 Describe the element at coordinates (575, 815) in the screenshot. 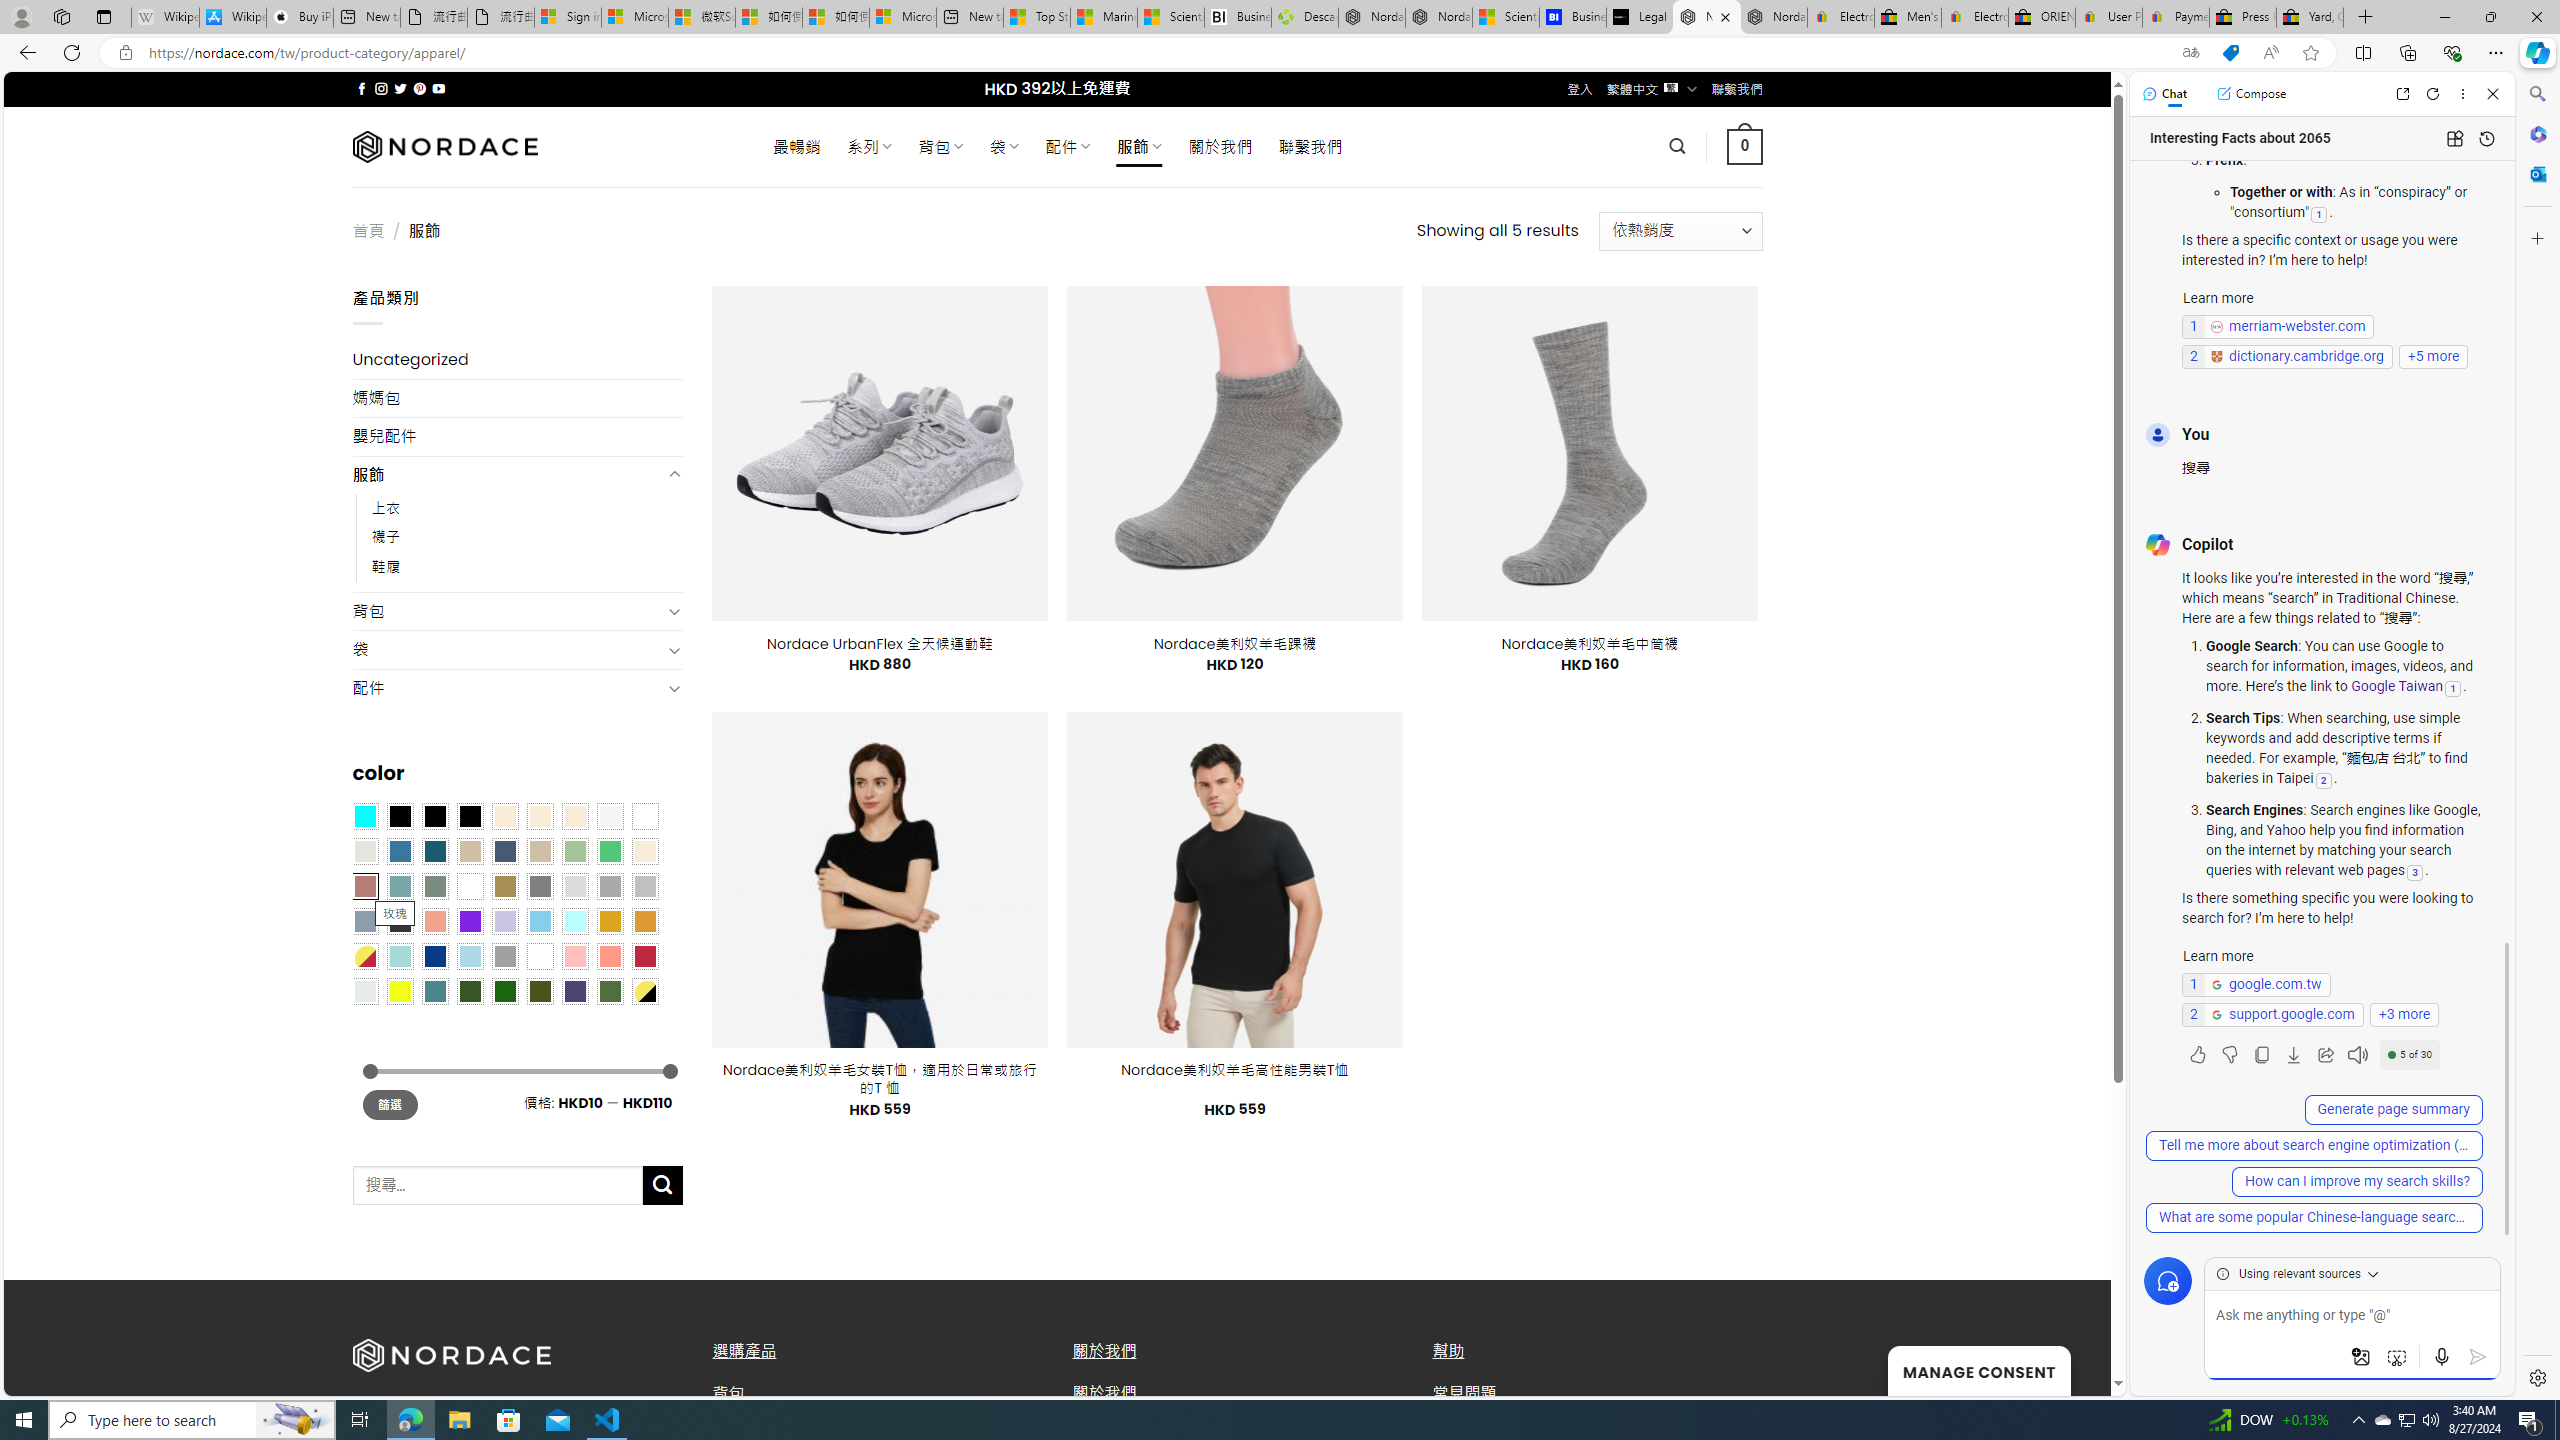

I see `'Cream'` at that location.